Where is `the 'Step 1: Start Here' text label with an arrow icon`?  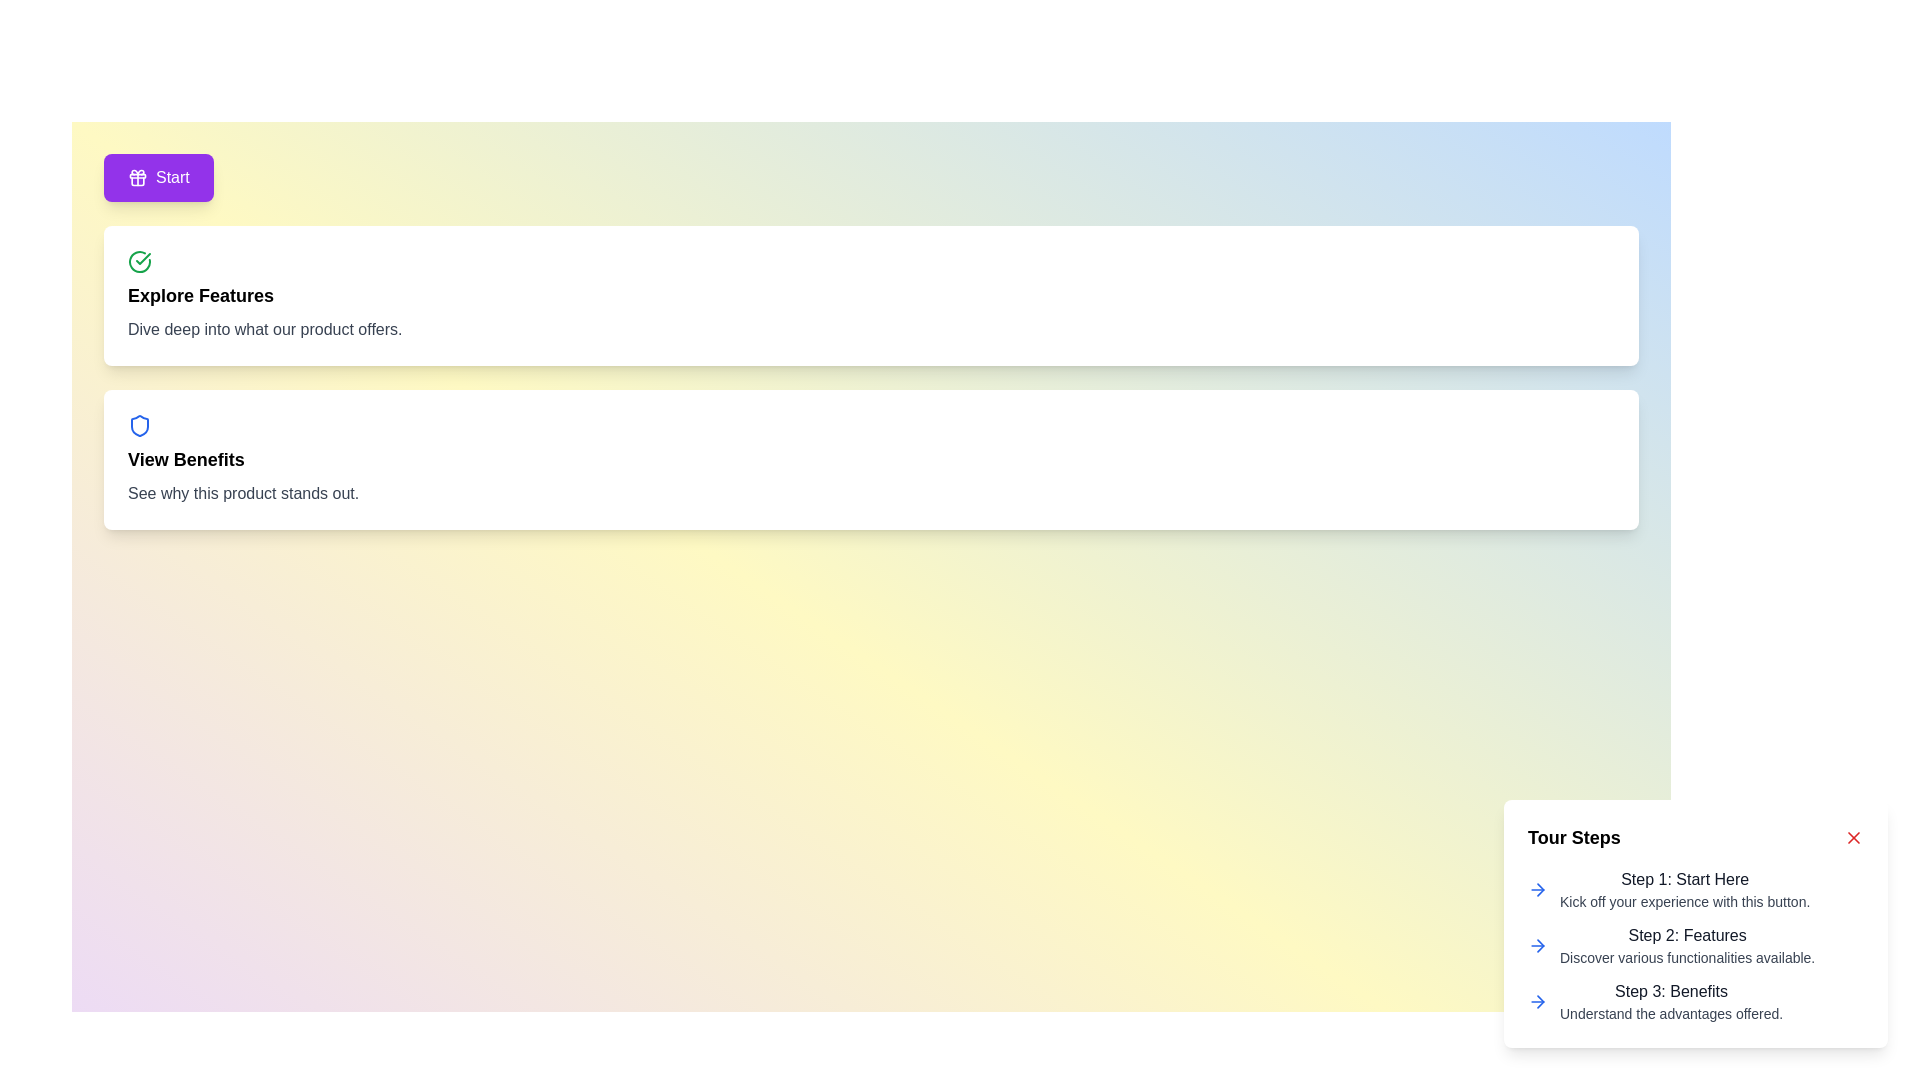 the 'Step 1: Start Here' text label with an arrow icon is located at coordinates (1694, 889).